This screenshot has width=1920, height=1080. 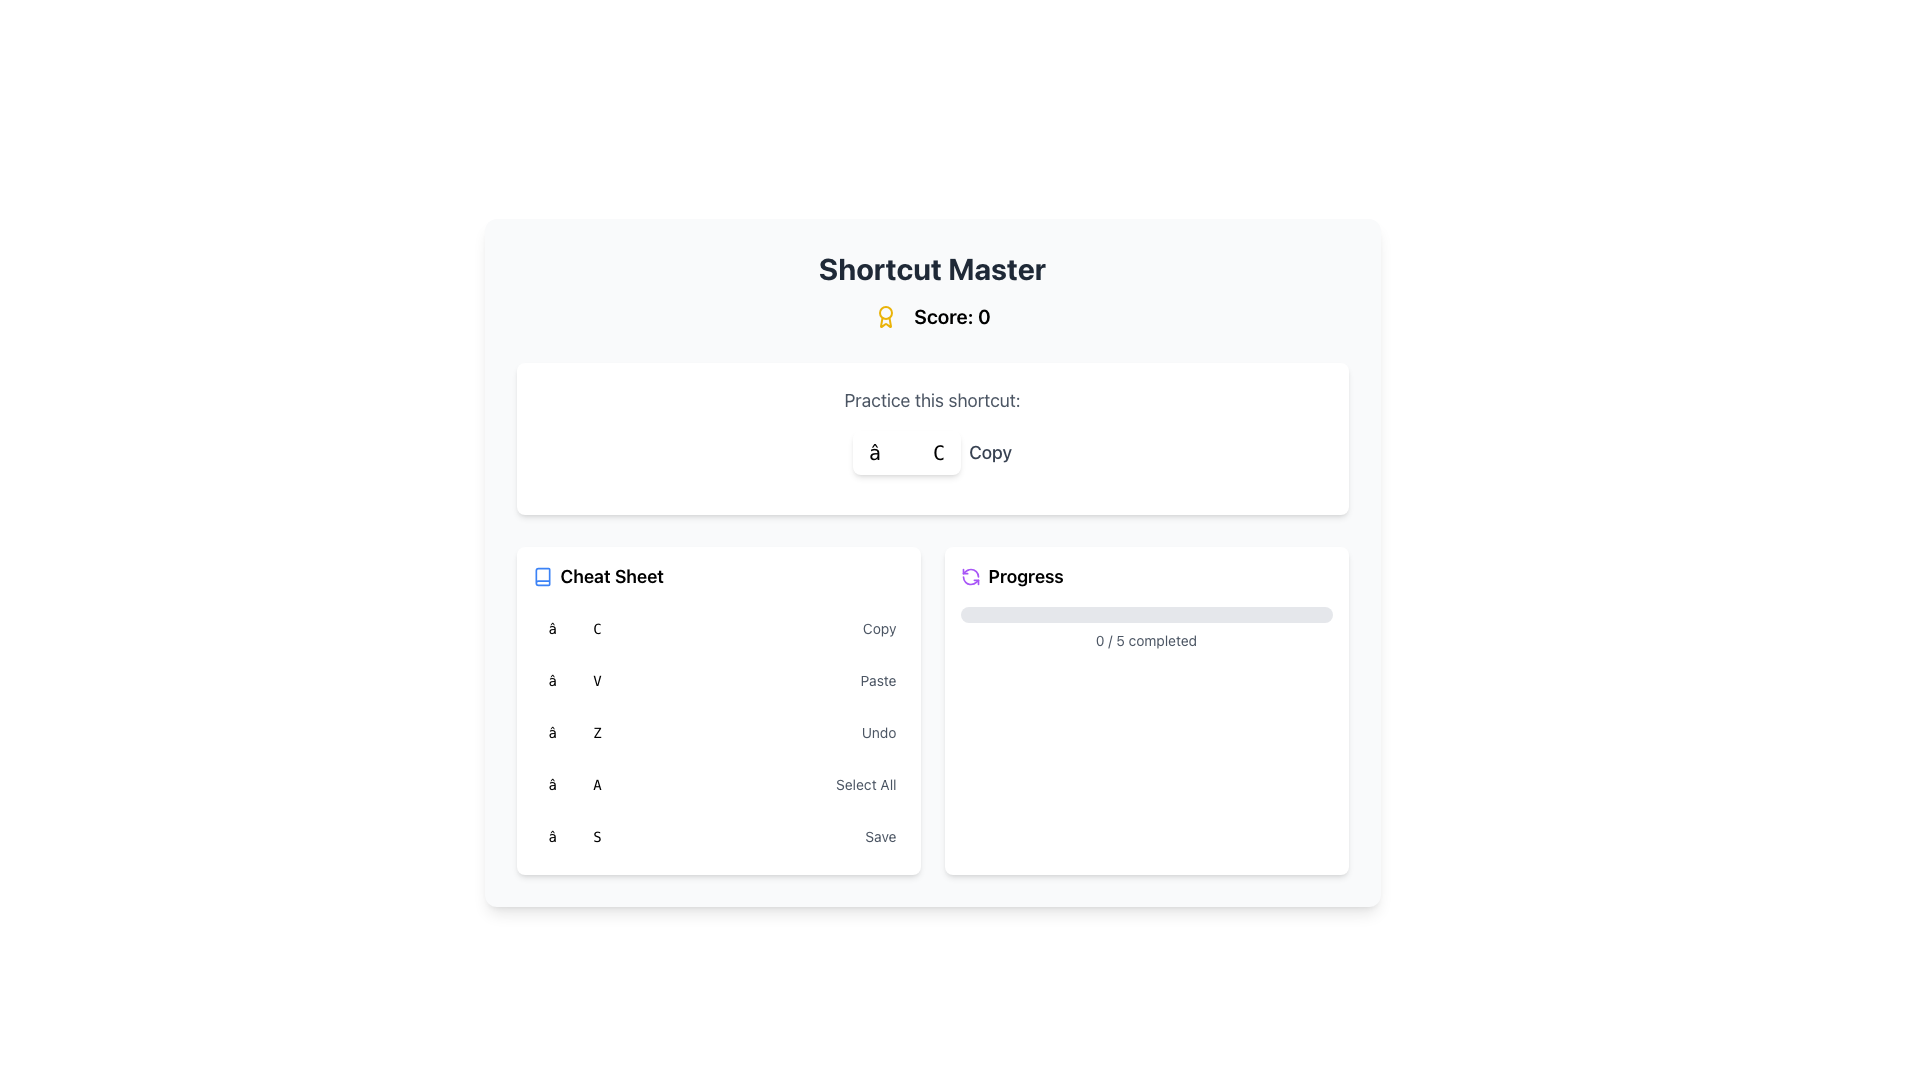 What do you see at coordinates (931, 452) in the screenshot?
I see `information displayed in the keyboard shortcut hint element which shows '⌘ C' and describes the action as 'Copy'` at bounding box center [931, 452].